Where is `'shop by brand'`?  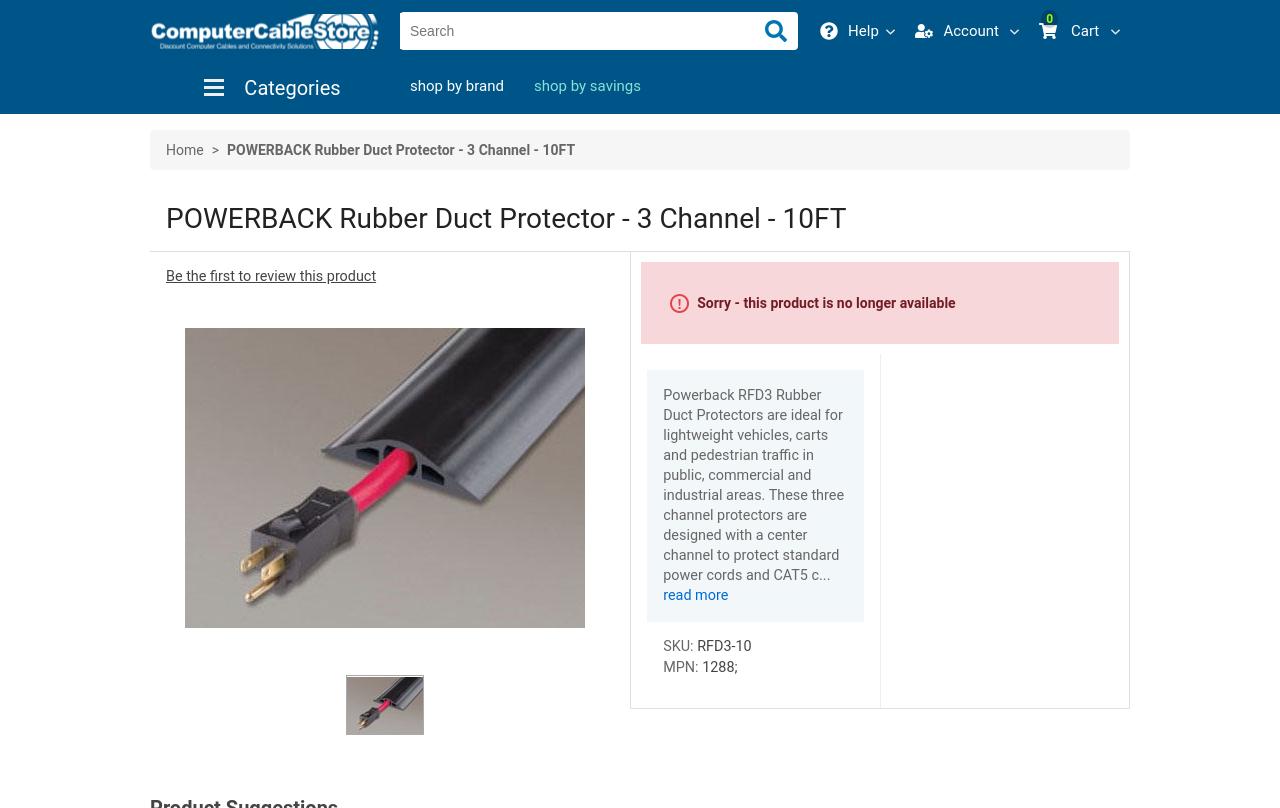 'shop by brand' is located at coordinates (455, 85).